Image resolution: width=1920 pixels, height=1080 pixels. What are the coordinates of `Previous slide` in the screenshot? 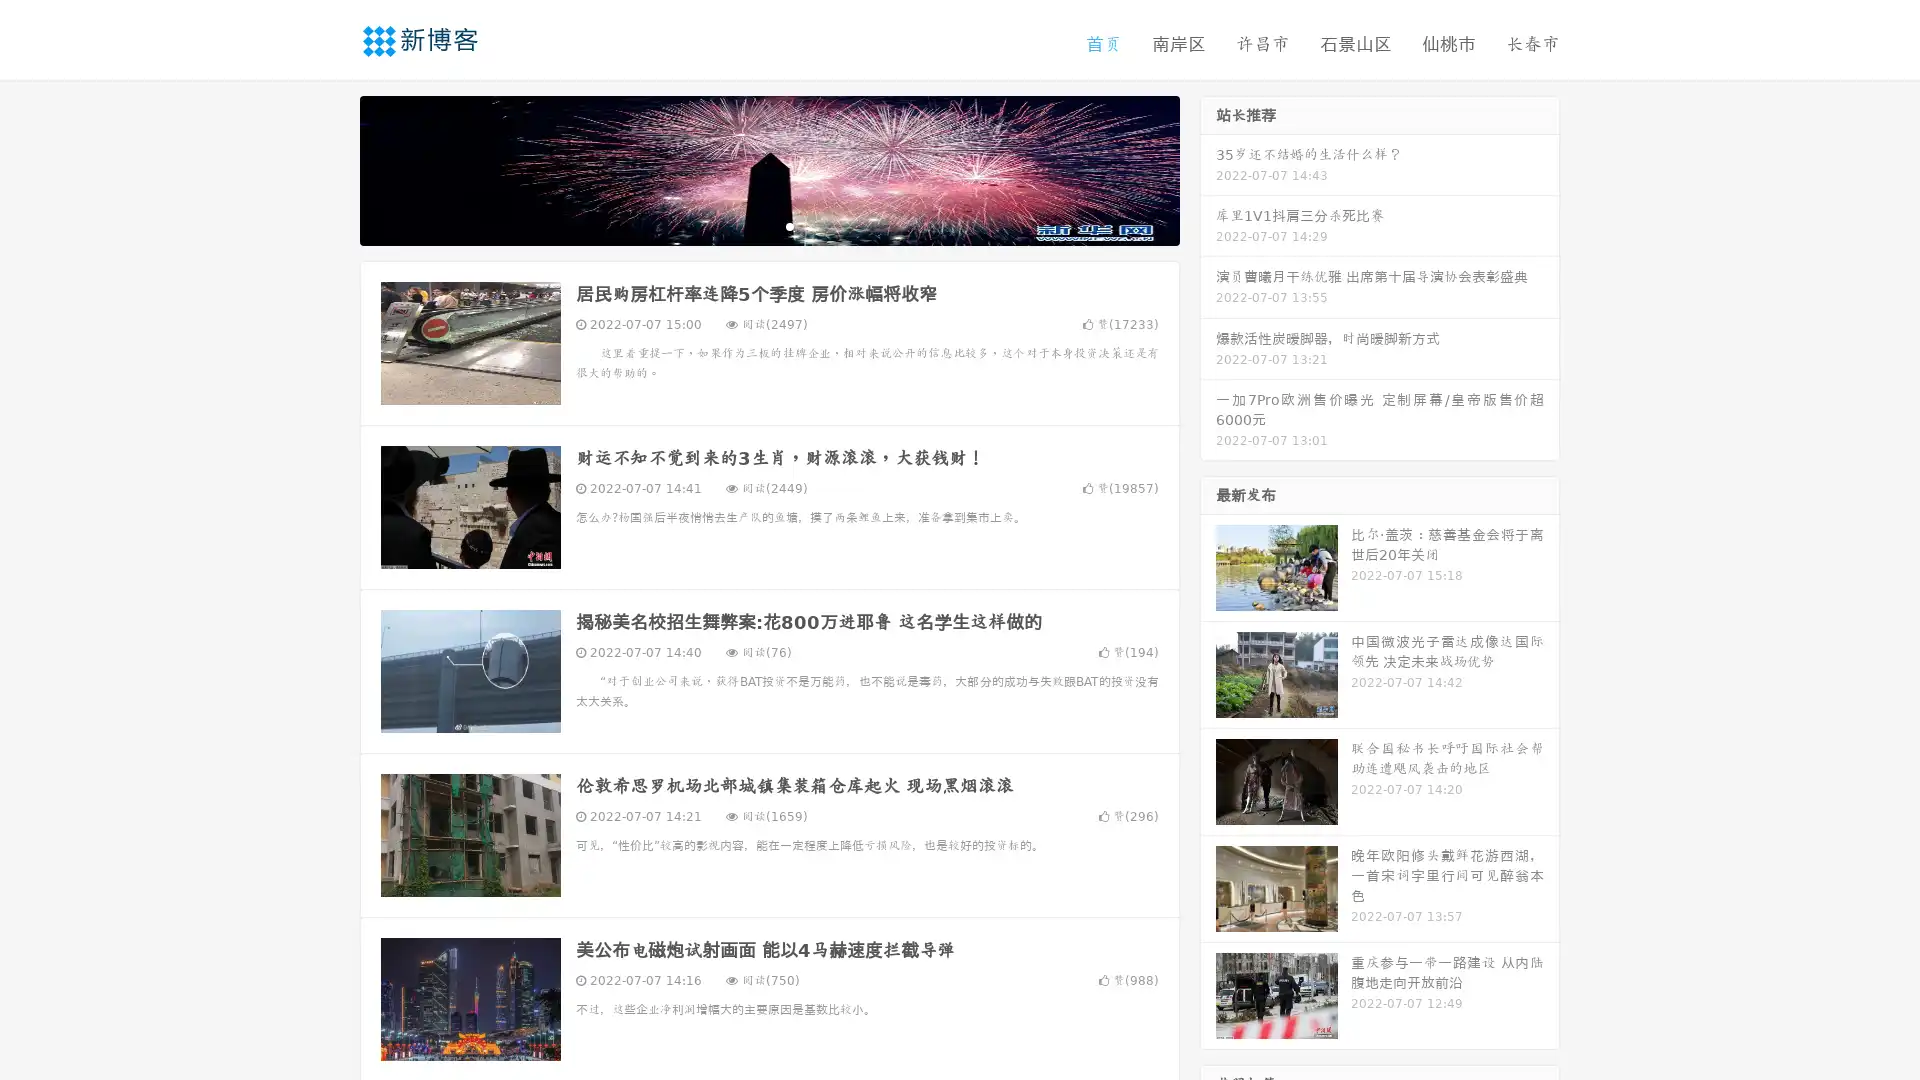 It's located at (330, 168).